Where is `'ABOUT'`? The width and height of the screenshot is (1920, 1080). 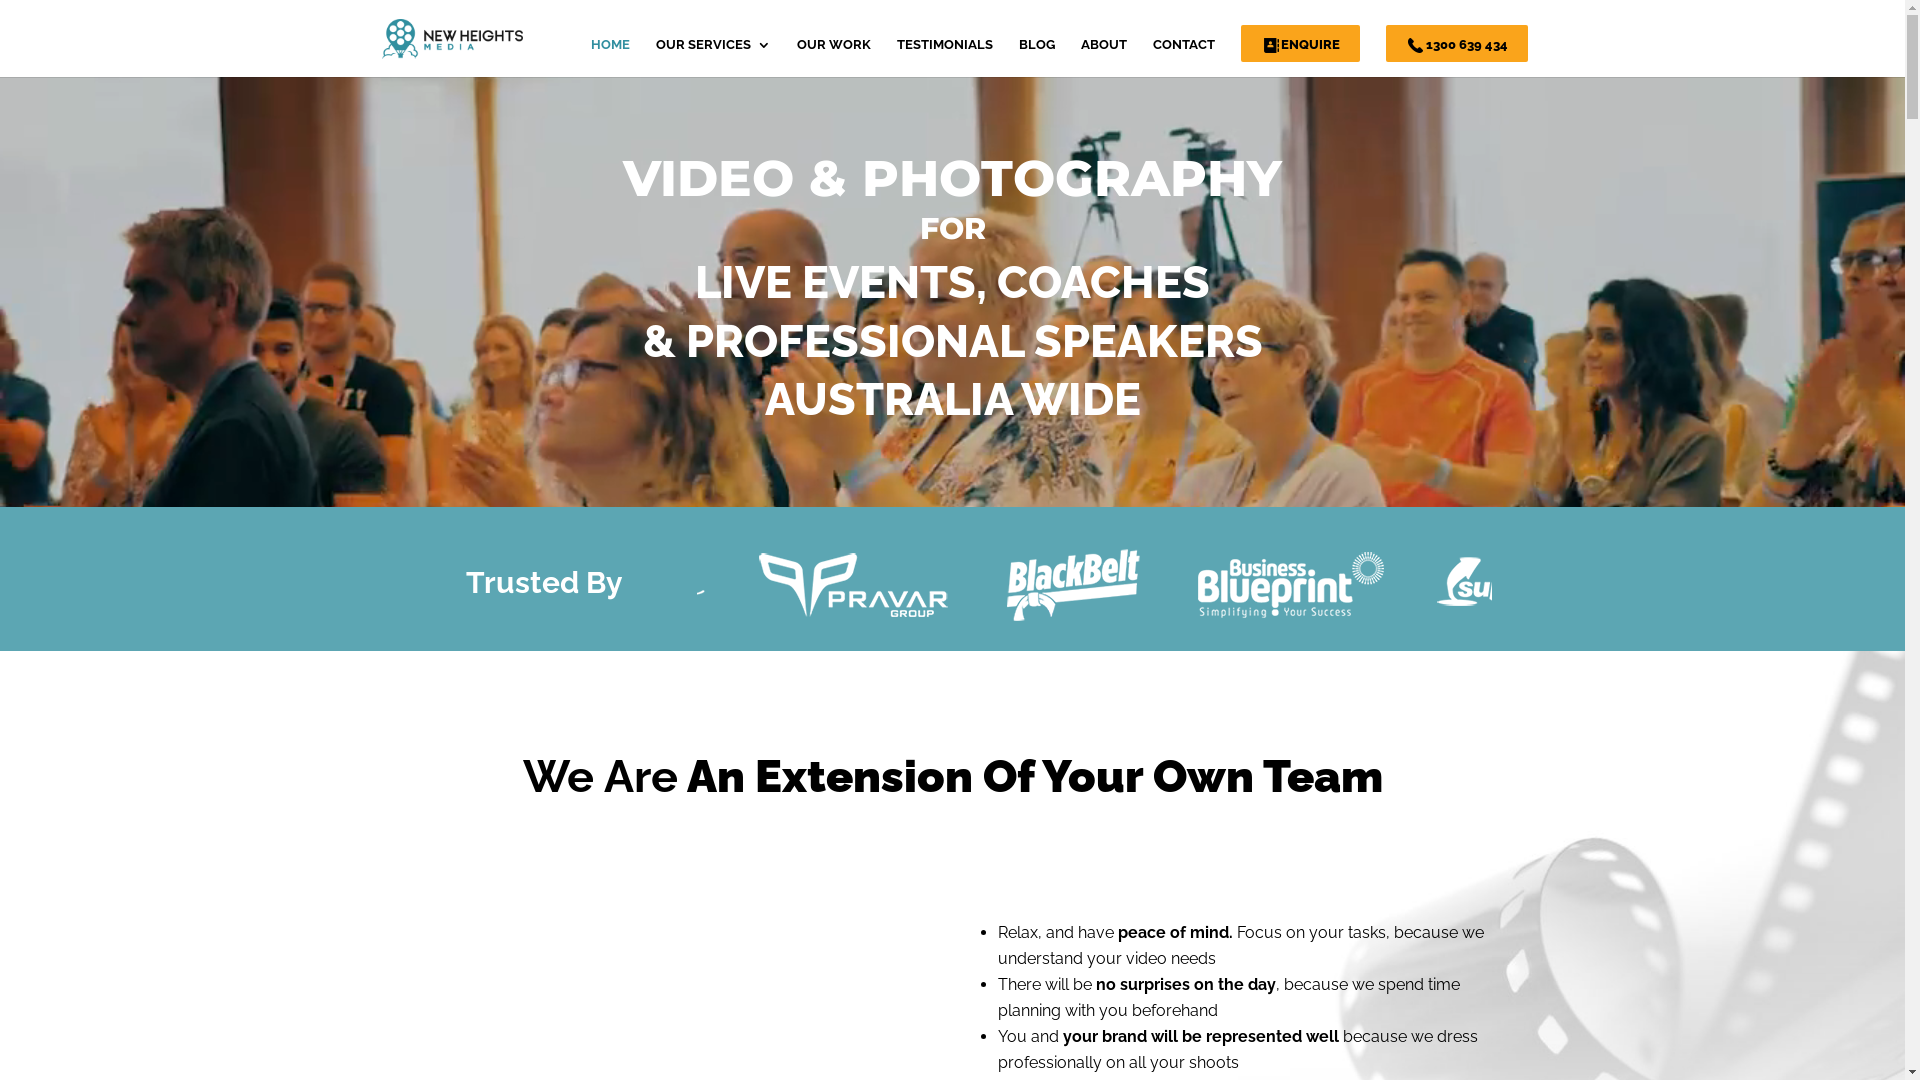 'ABOUT' is located at coordinates (1102, 56).